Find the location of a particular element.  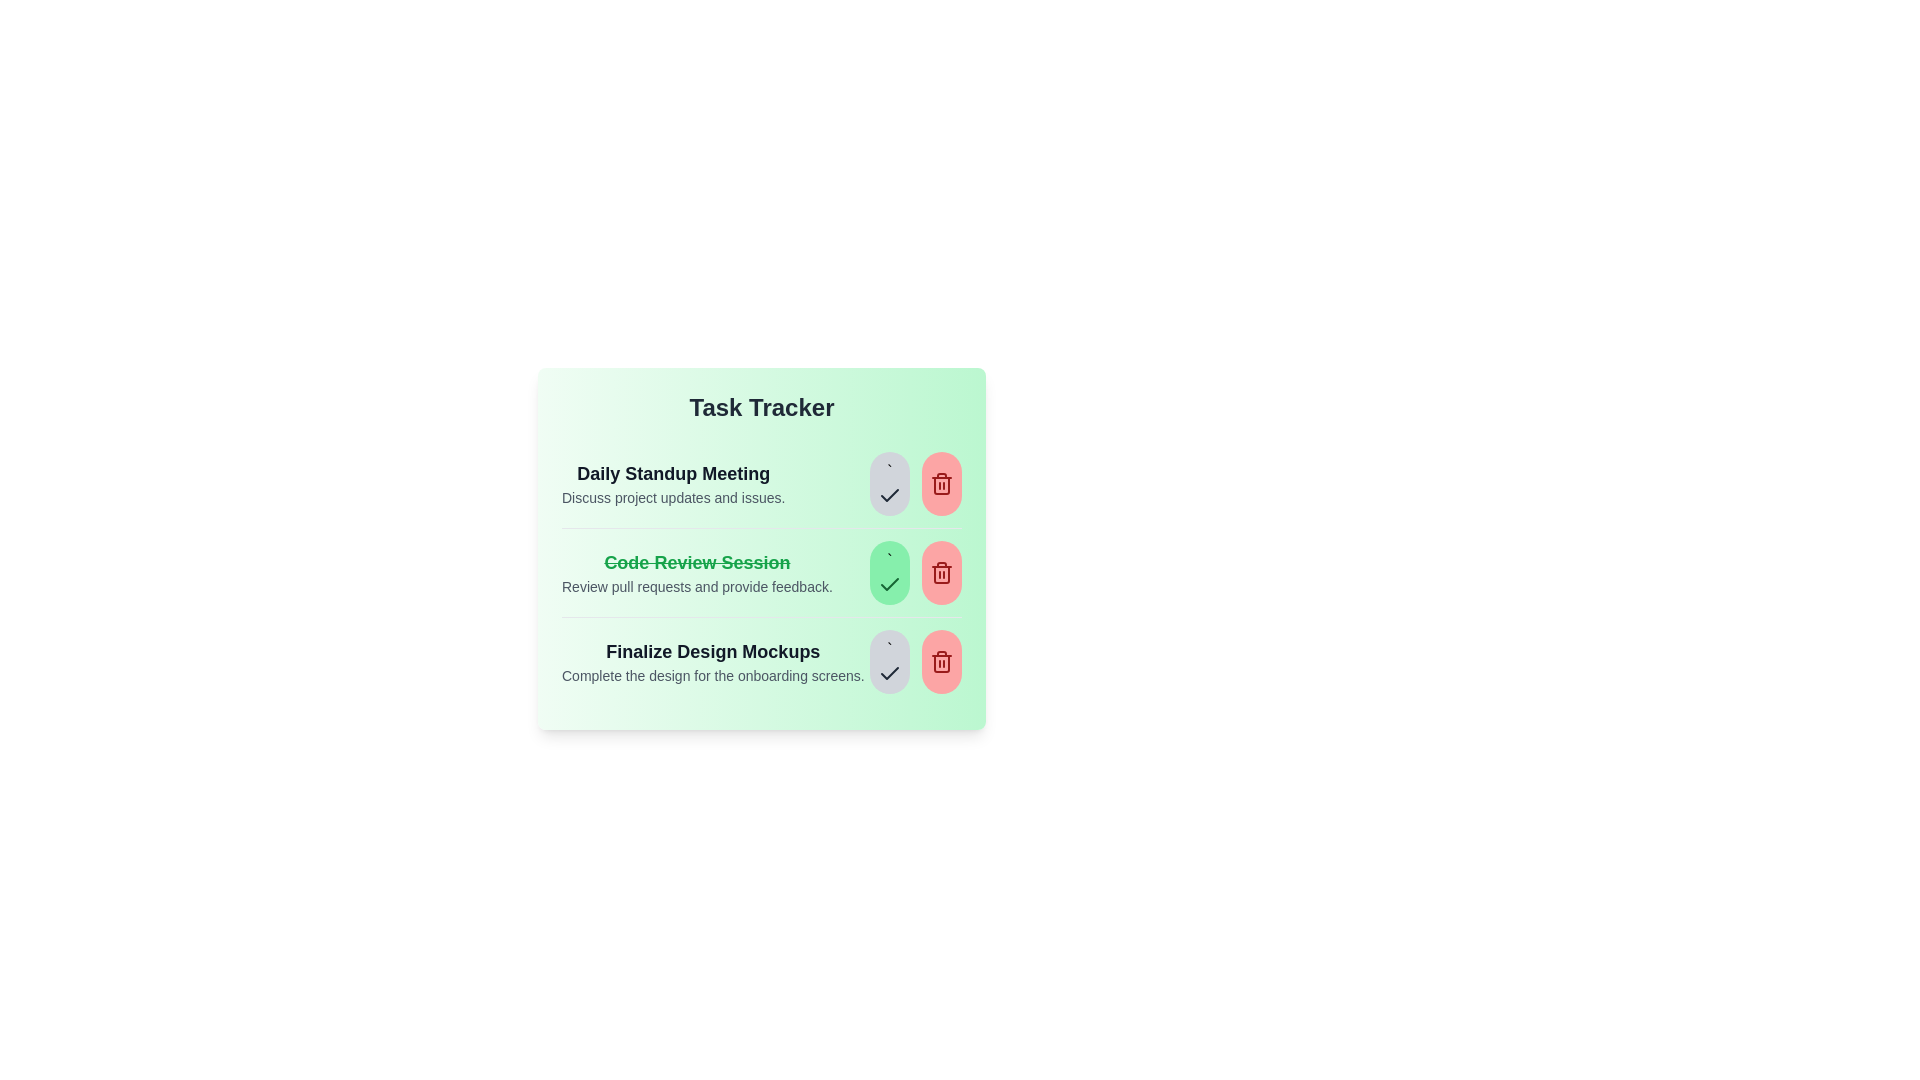

the delete button for the task identified by Finalize Design Mockups is located at coordinates (940, 662).